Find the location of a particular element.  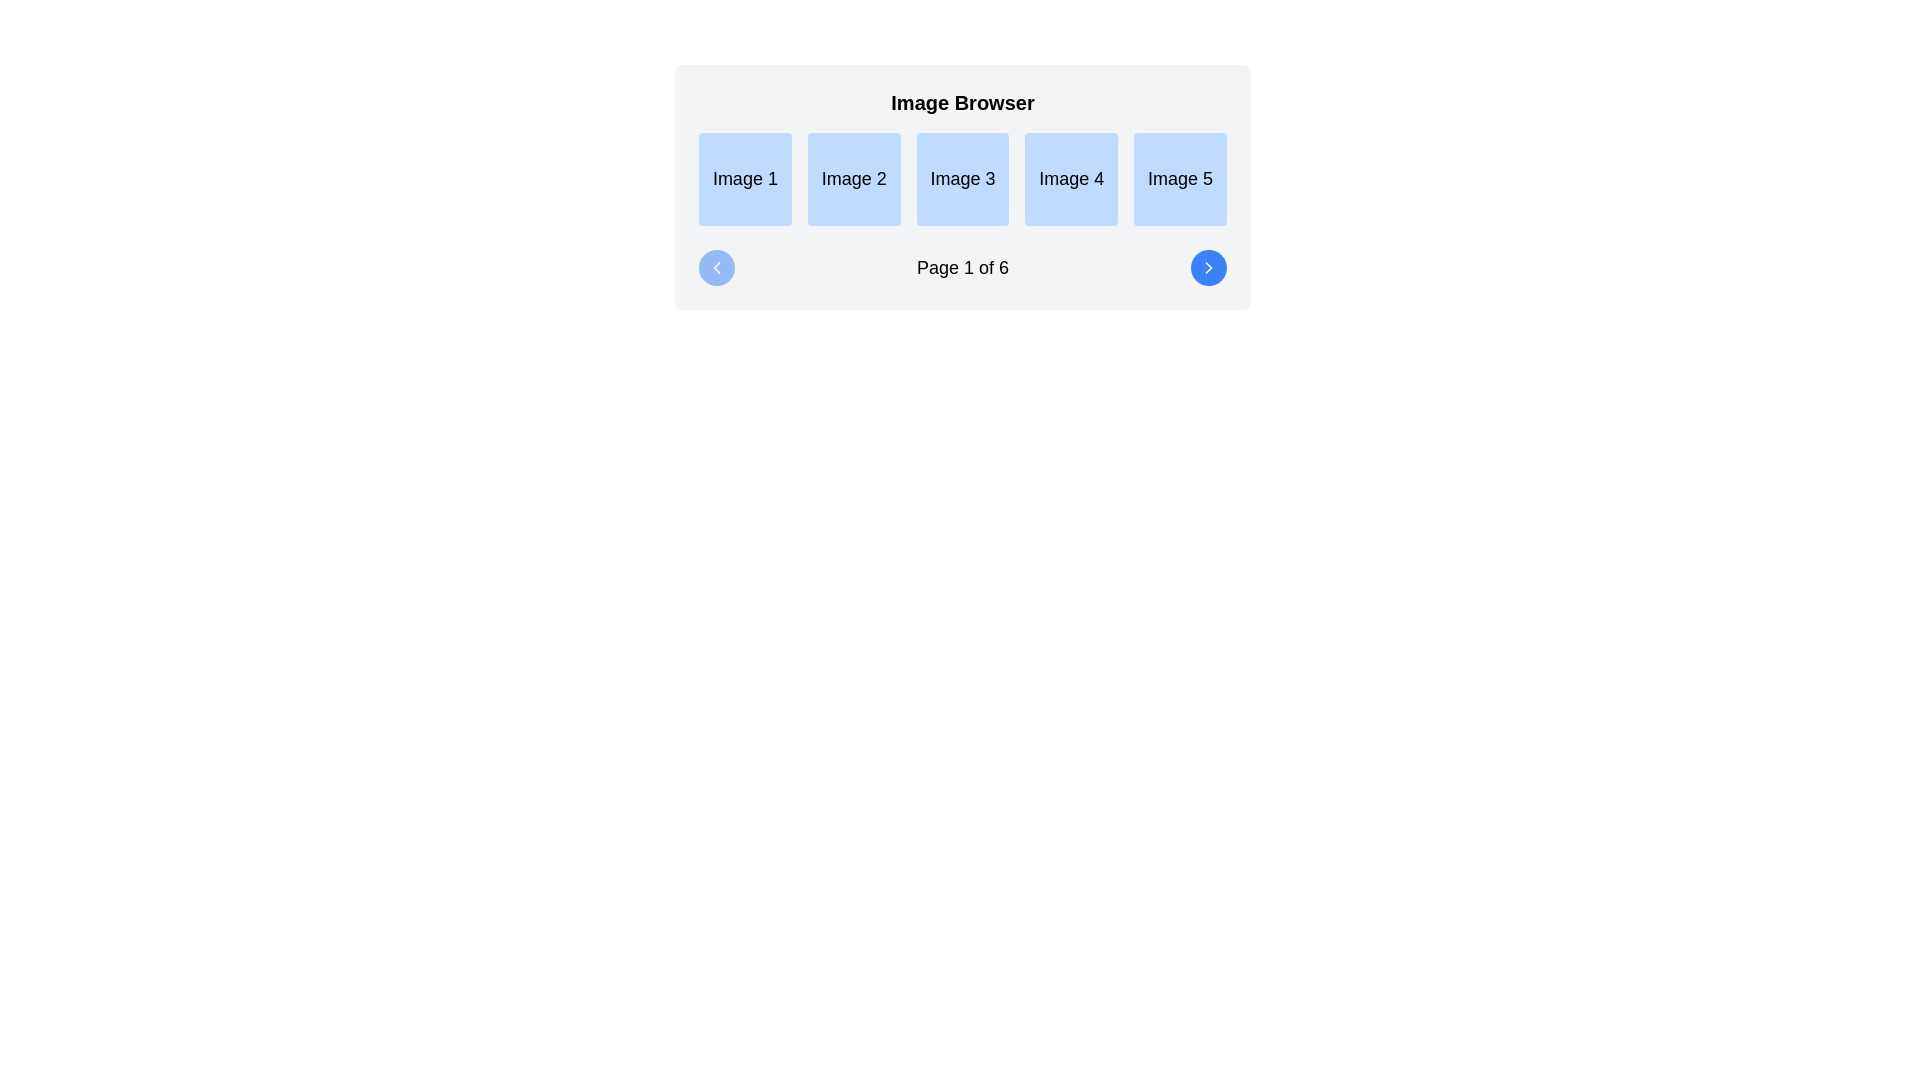

the light blue square item in the grid below the 'Image Browser' header is located at coordinates (963, 177).